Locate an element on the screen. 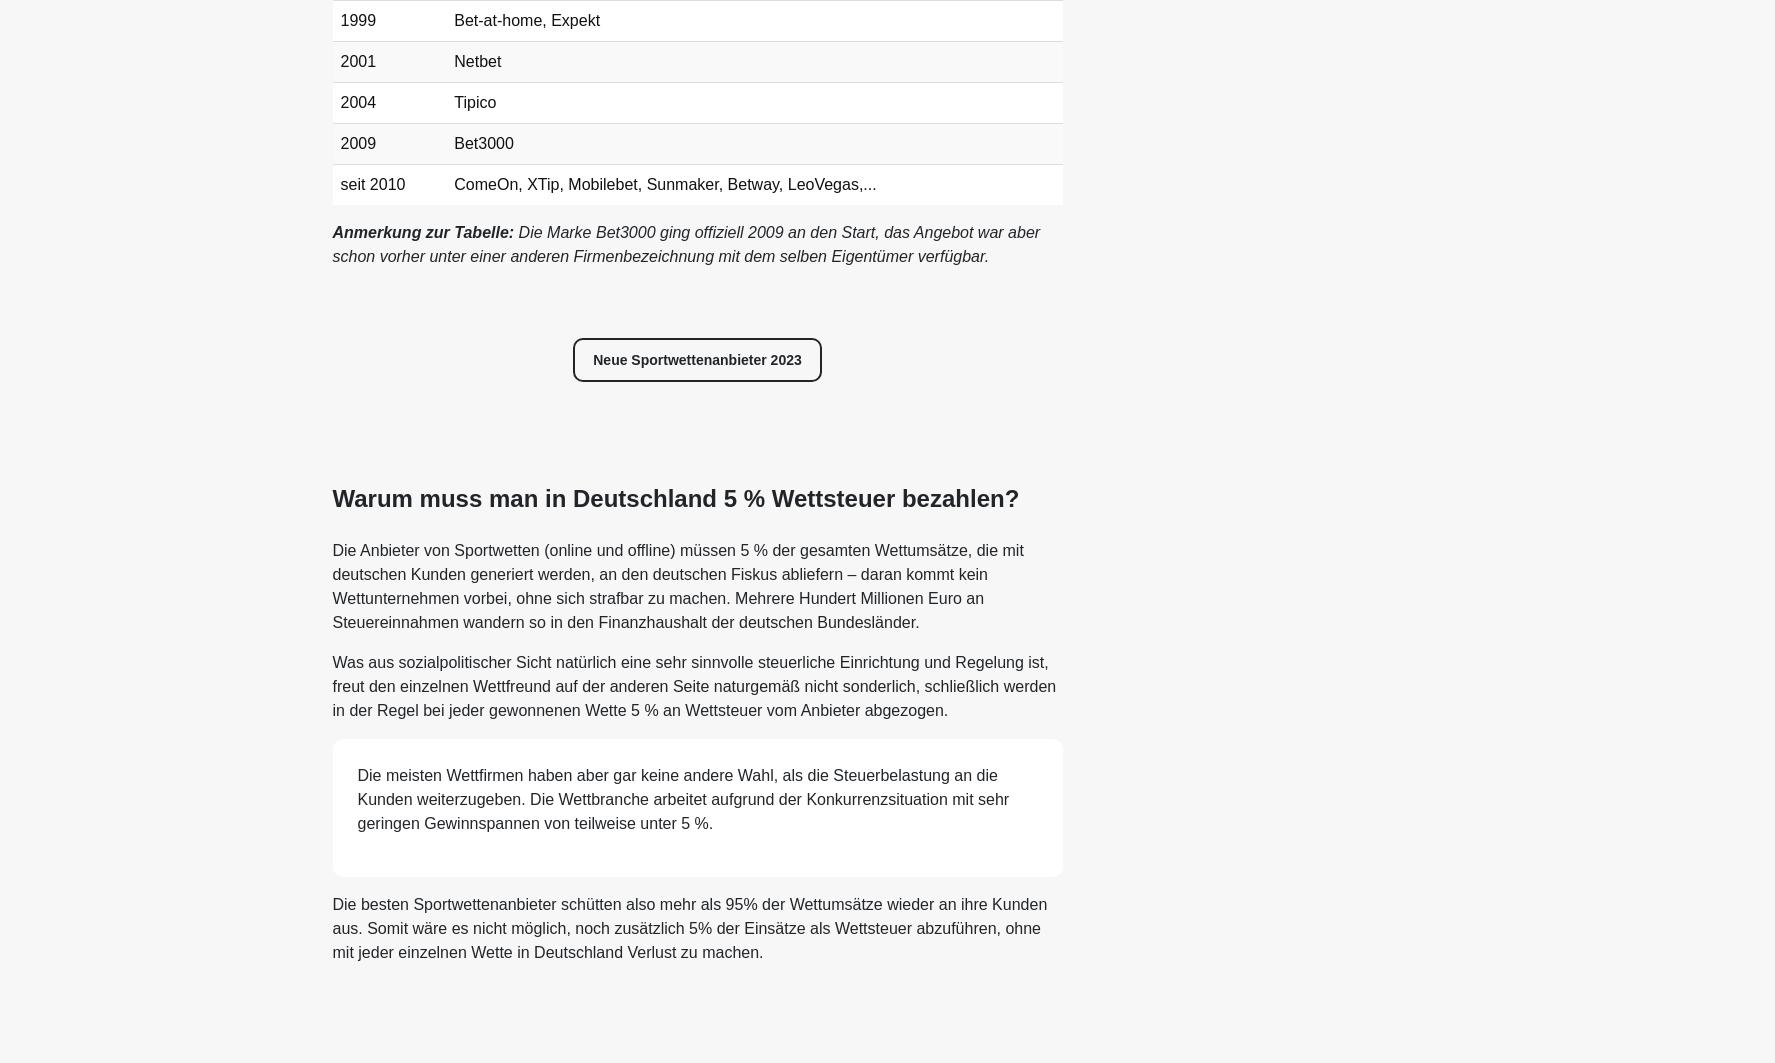  'Neue Sportwettenanbieter 2023' is located at coordinates (696, 358).